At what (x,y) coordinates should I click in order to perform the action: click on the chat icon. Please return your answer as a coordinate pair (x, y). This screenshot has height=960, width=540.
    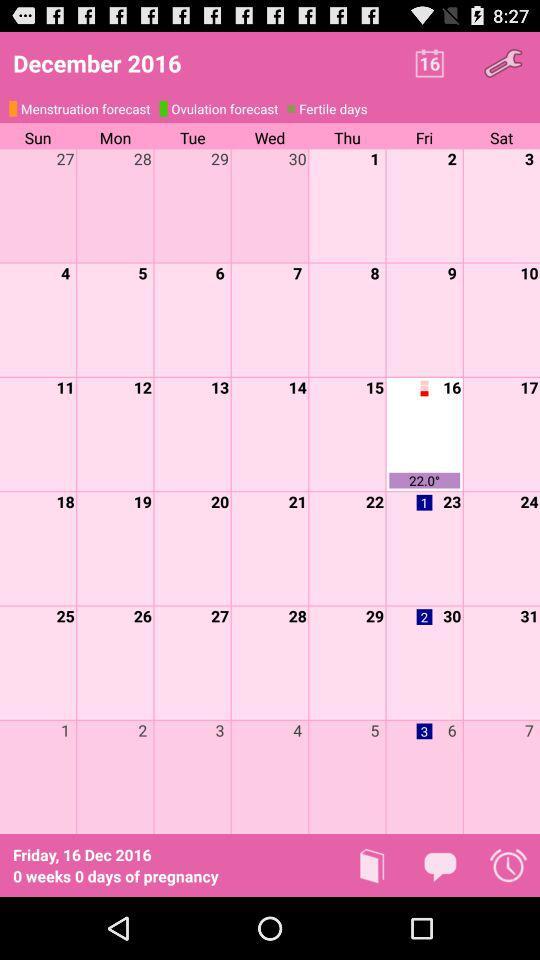
    Looking at the image, I should click on (440, 926).